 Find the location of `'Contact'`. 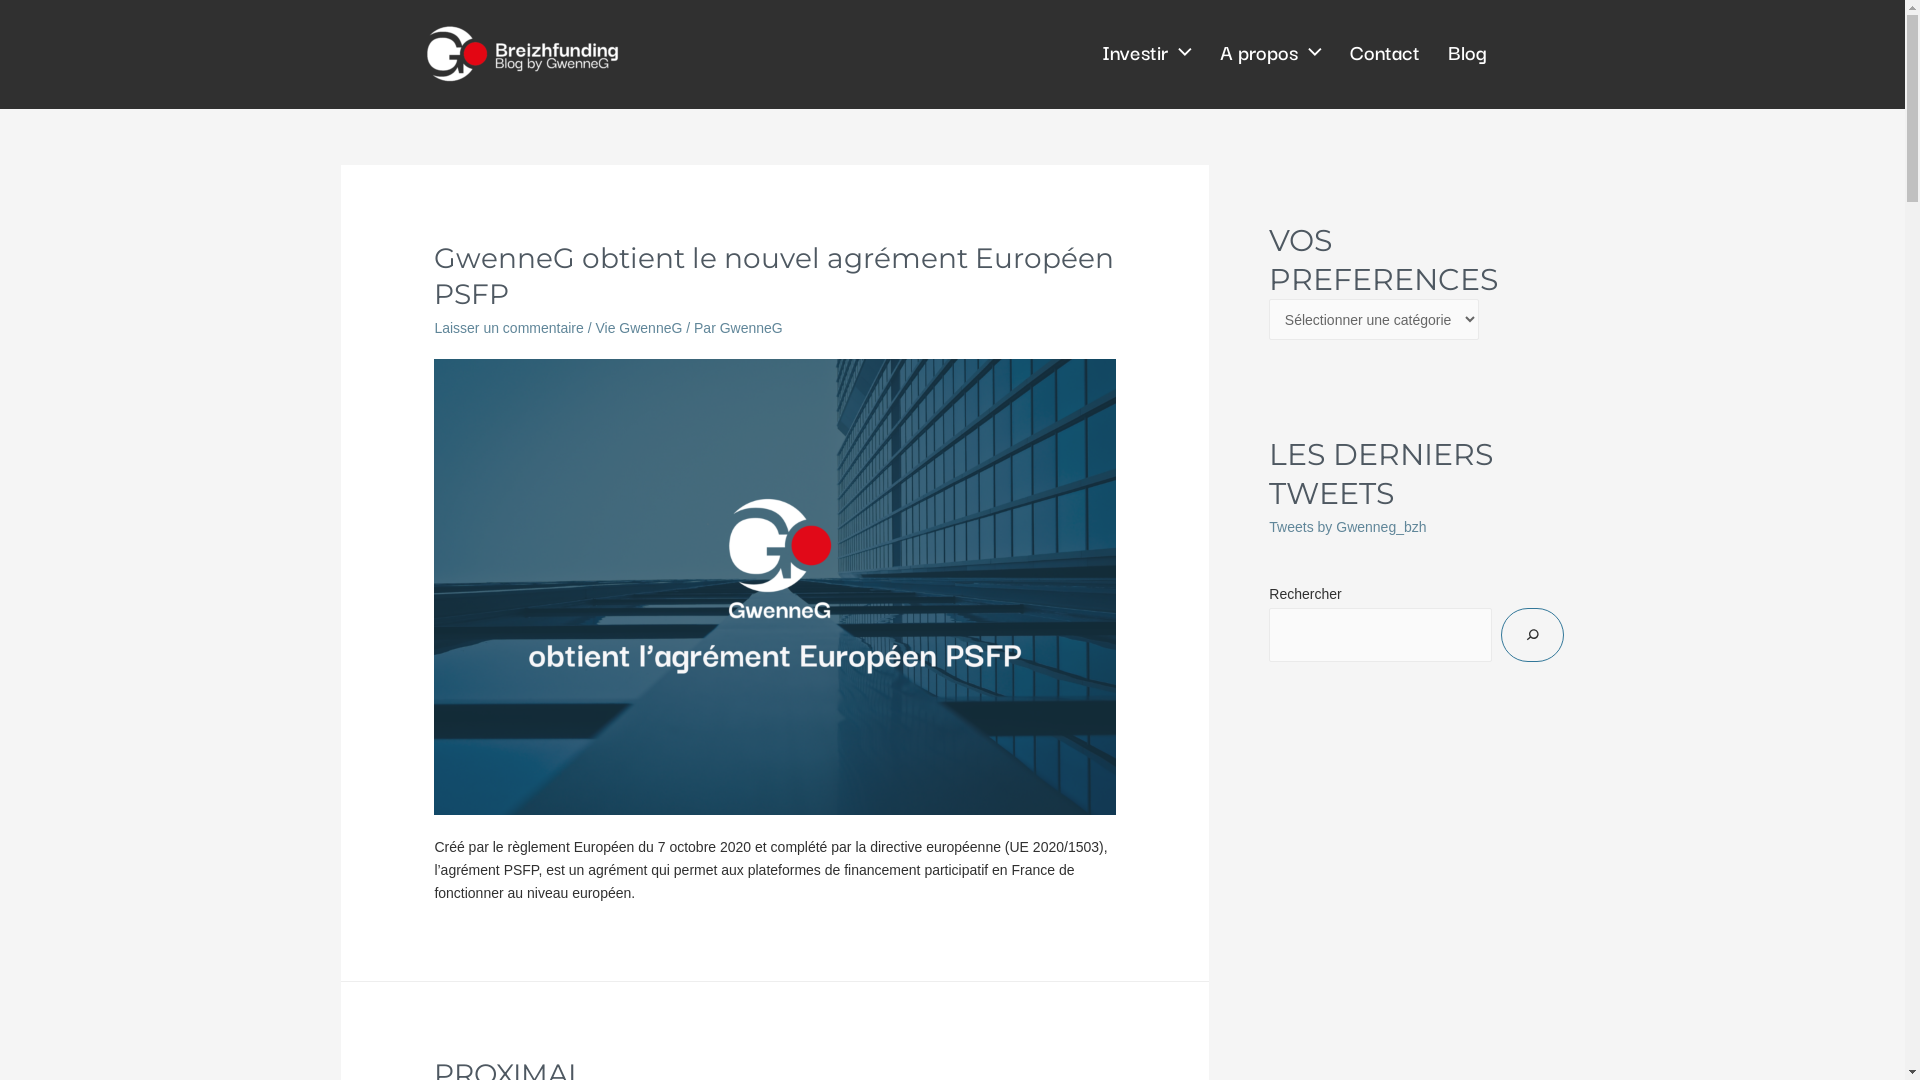

'Contact' is located at coordinates (1375, 50).